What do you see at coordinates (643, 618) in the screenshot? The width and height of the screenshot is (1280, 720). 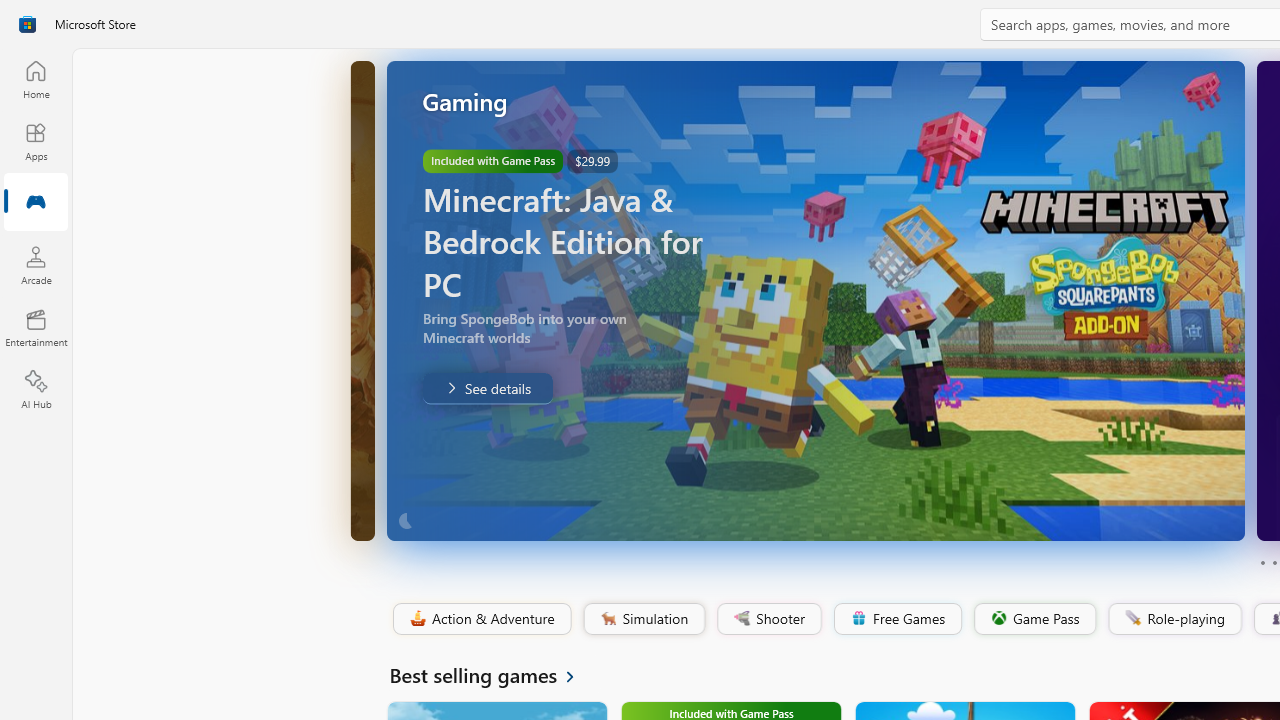 I see `'Simulation'` at bounding box center [643, 618].